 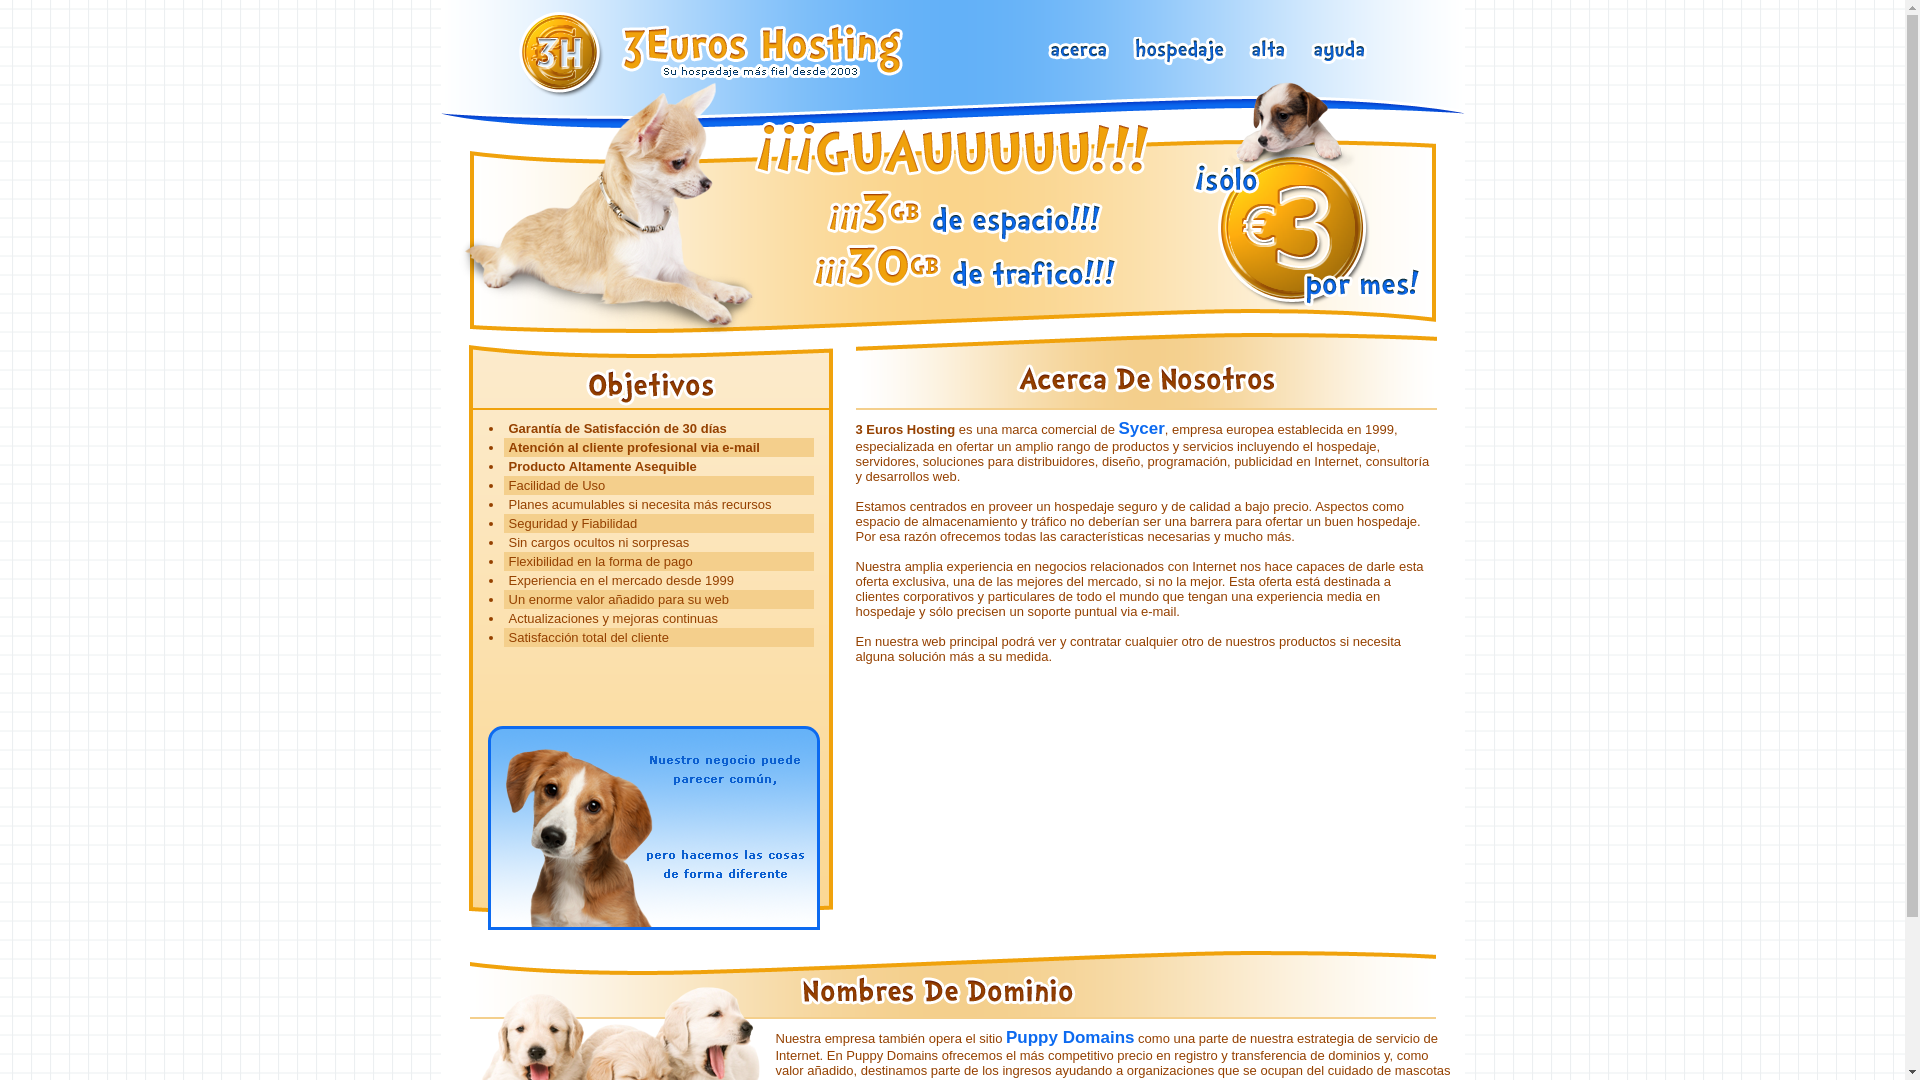 I want to click on 'hospedaje', so click(x=1180, y=50).